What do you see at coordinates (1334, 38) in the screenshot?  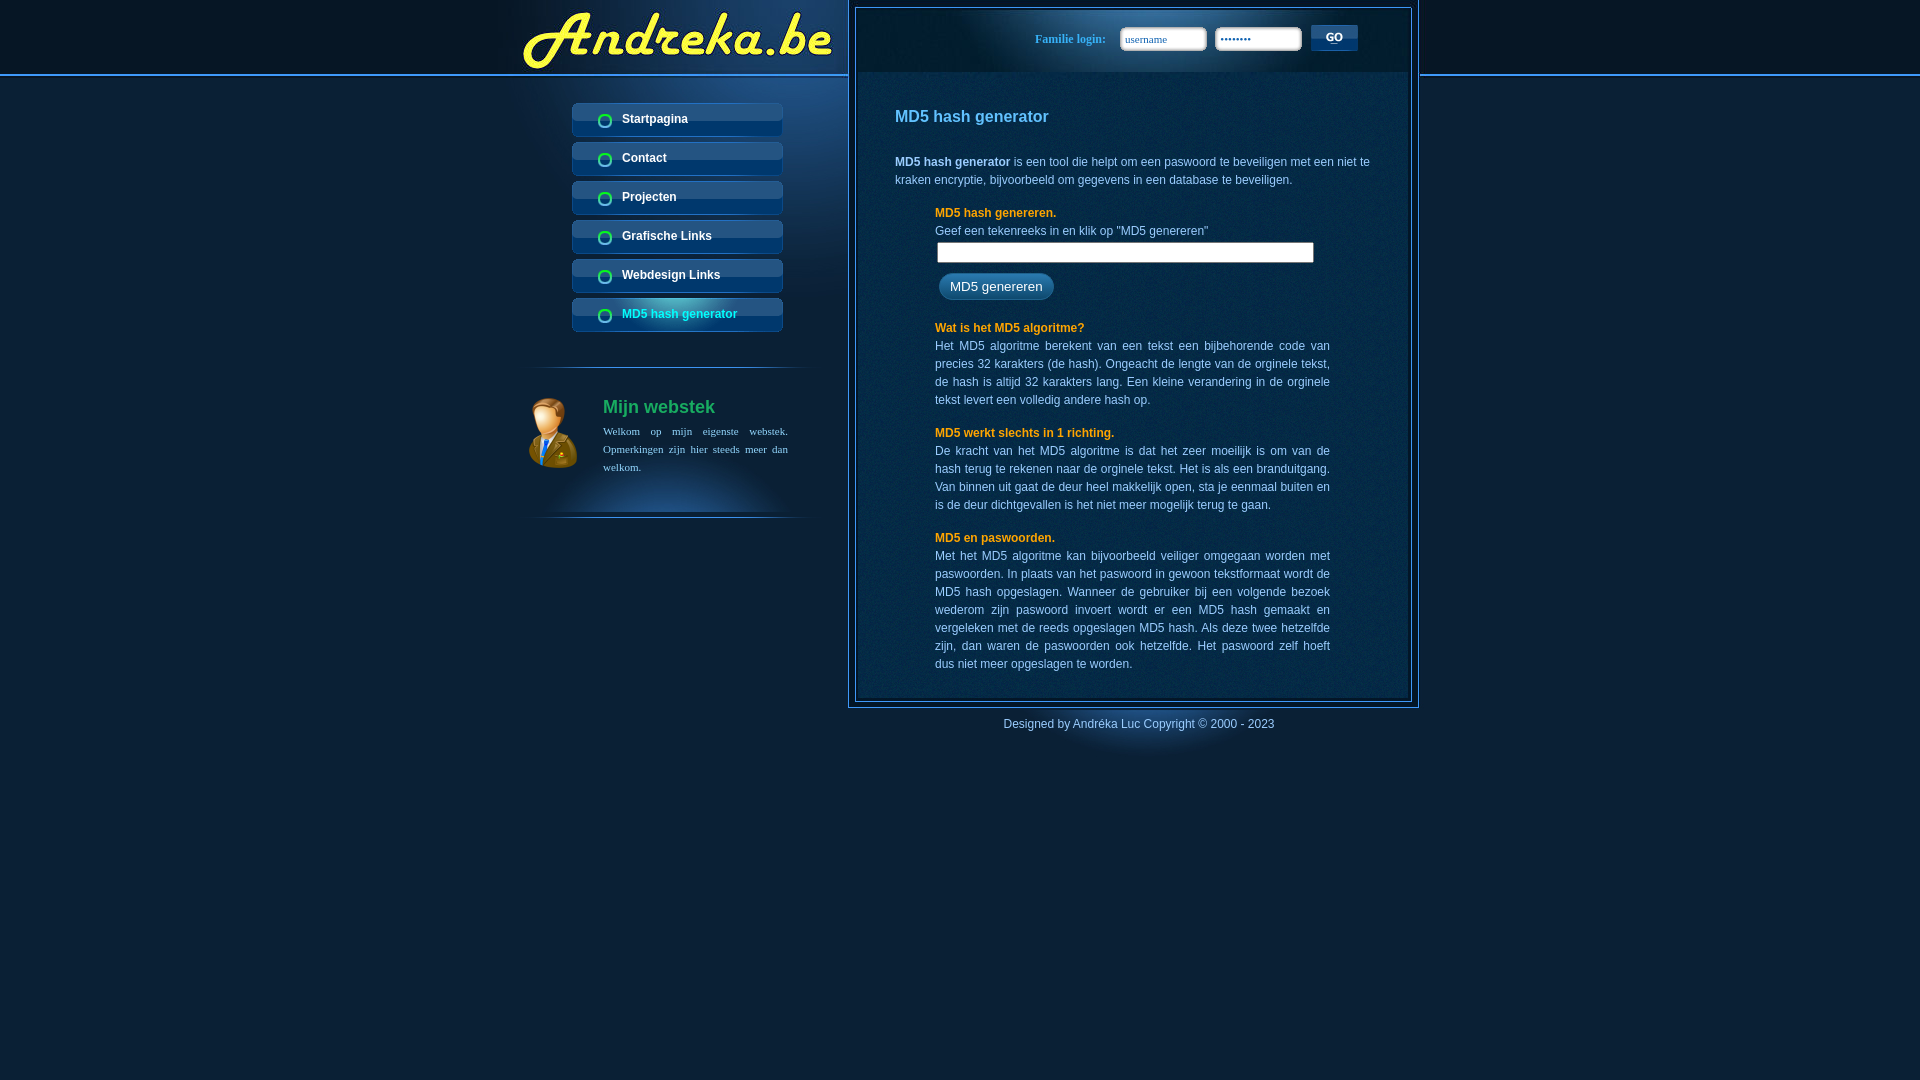 I see `'_'` at bounding box center [1334, 38].